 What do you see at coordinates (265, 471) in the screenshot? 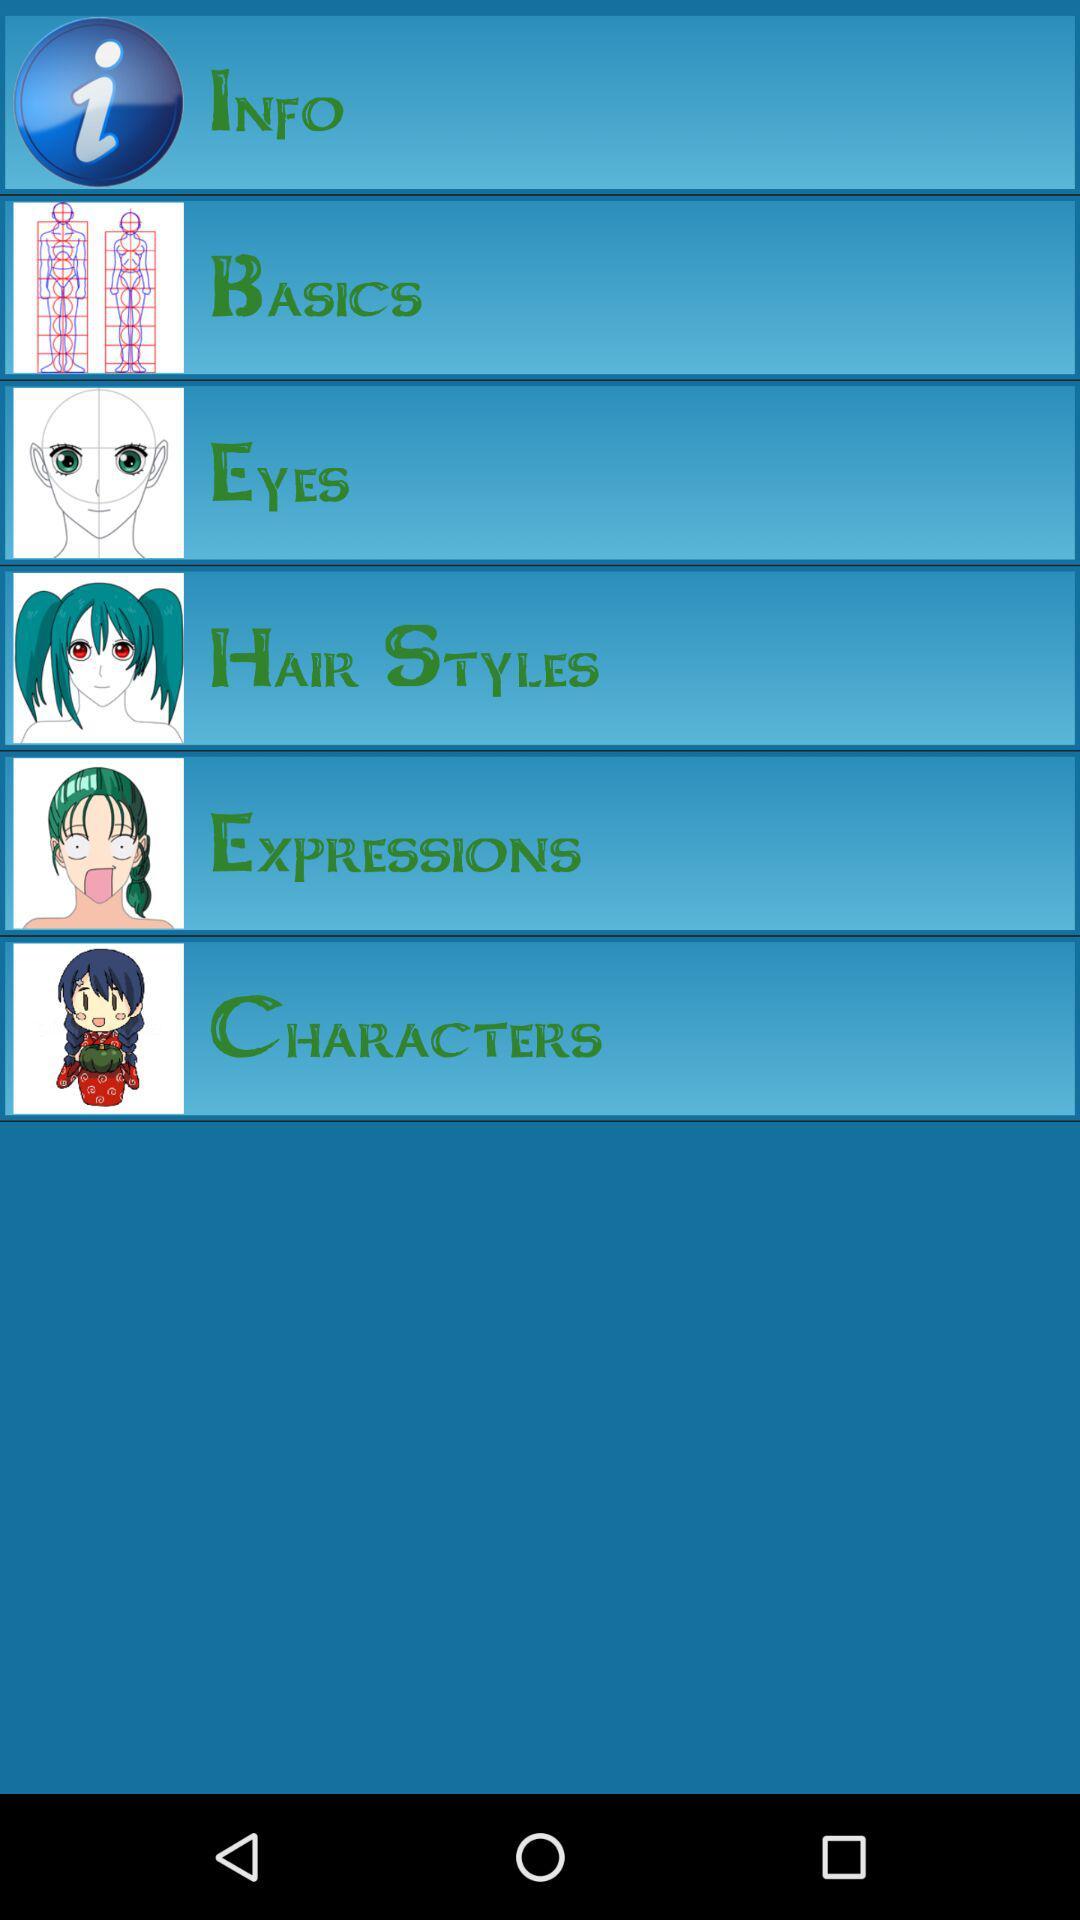
I see `eyes` at bounding box center [265, 471].